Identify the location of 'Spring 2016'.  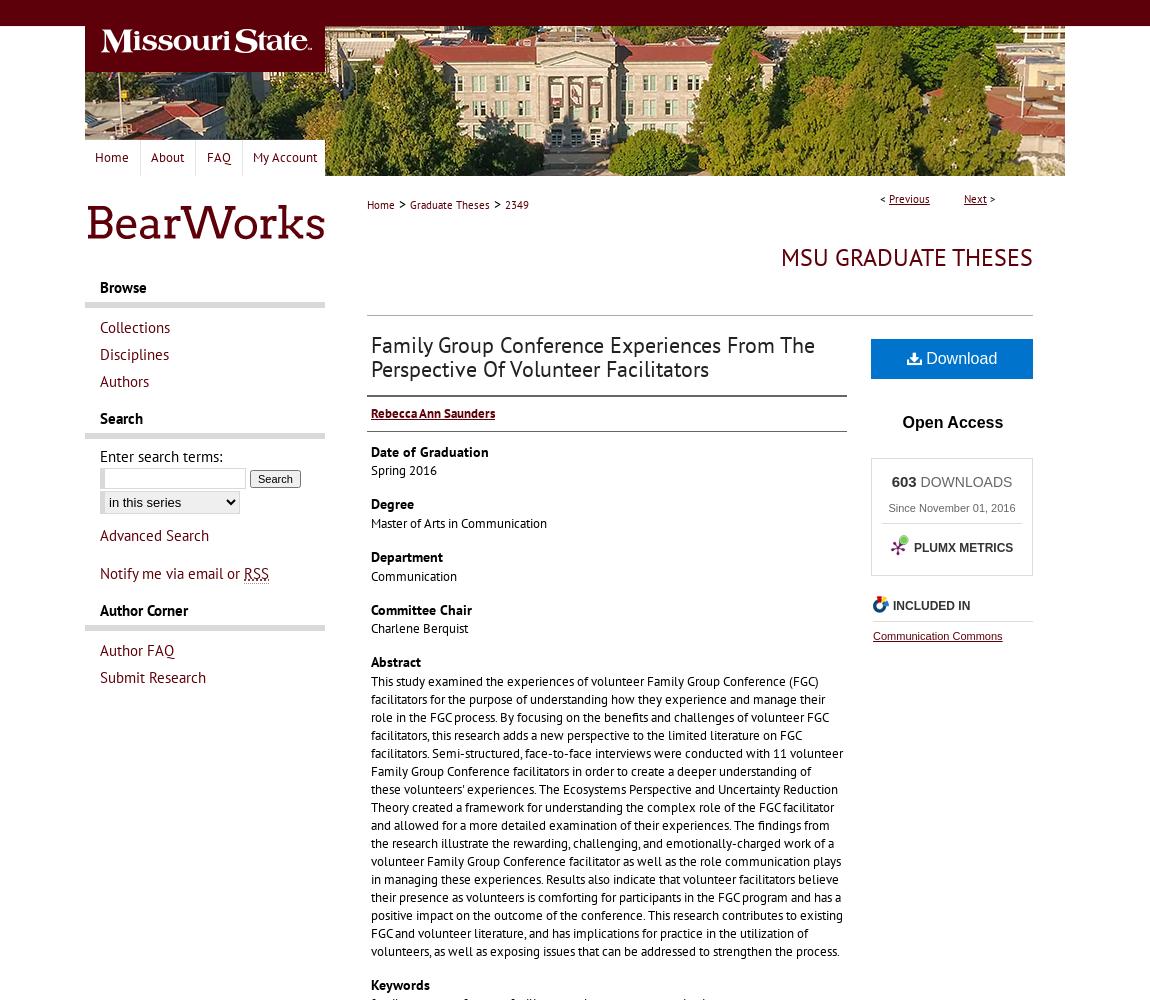
(403, 469).